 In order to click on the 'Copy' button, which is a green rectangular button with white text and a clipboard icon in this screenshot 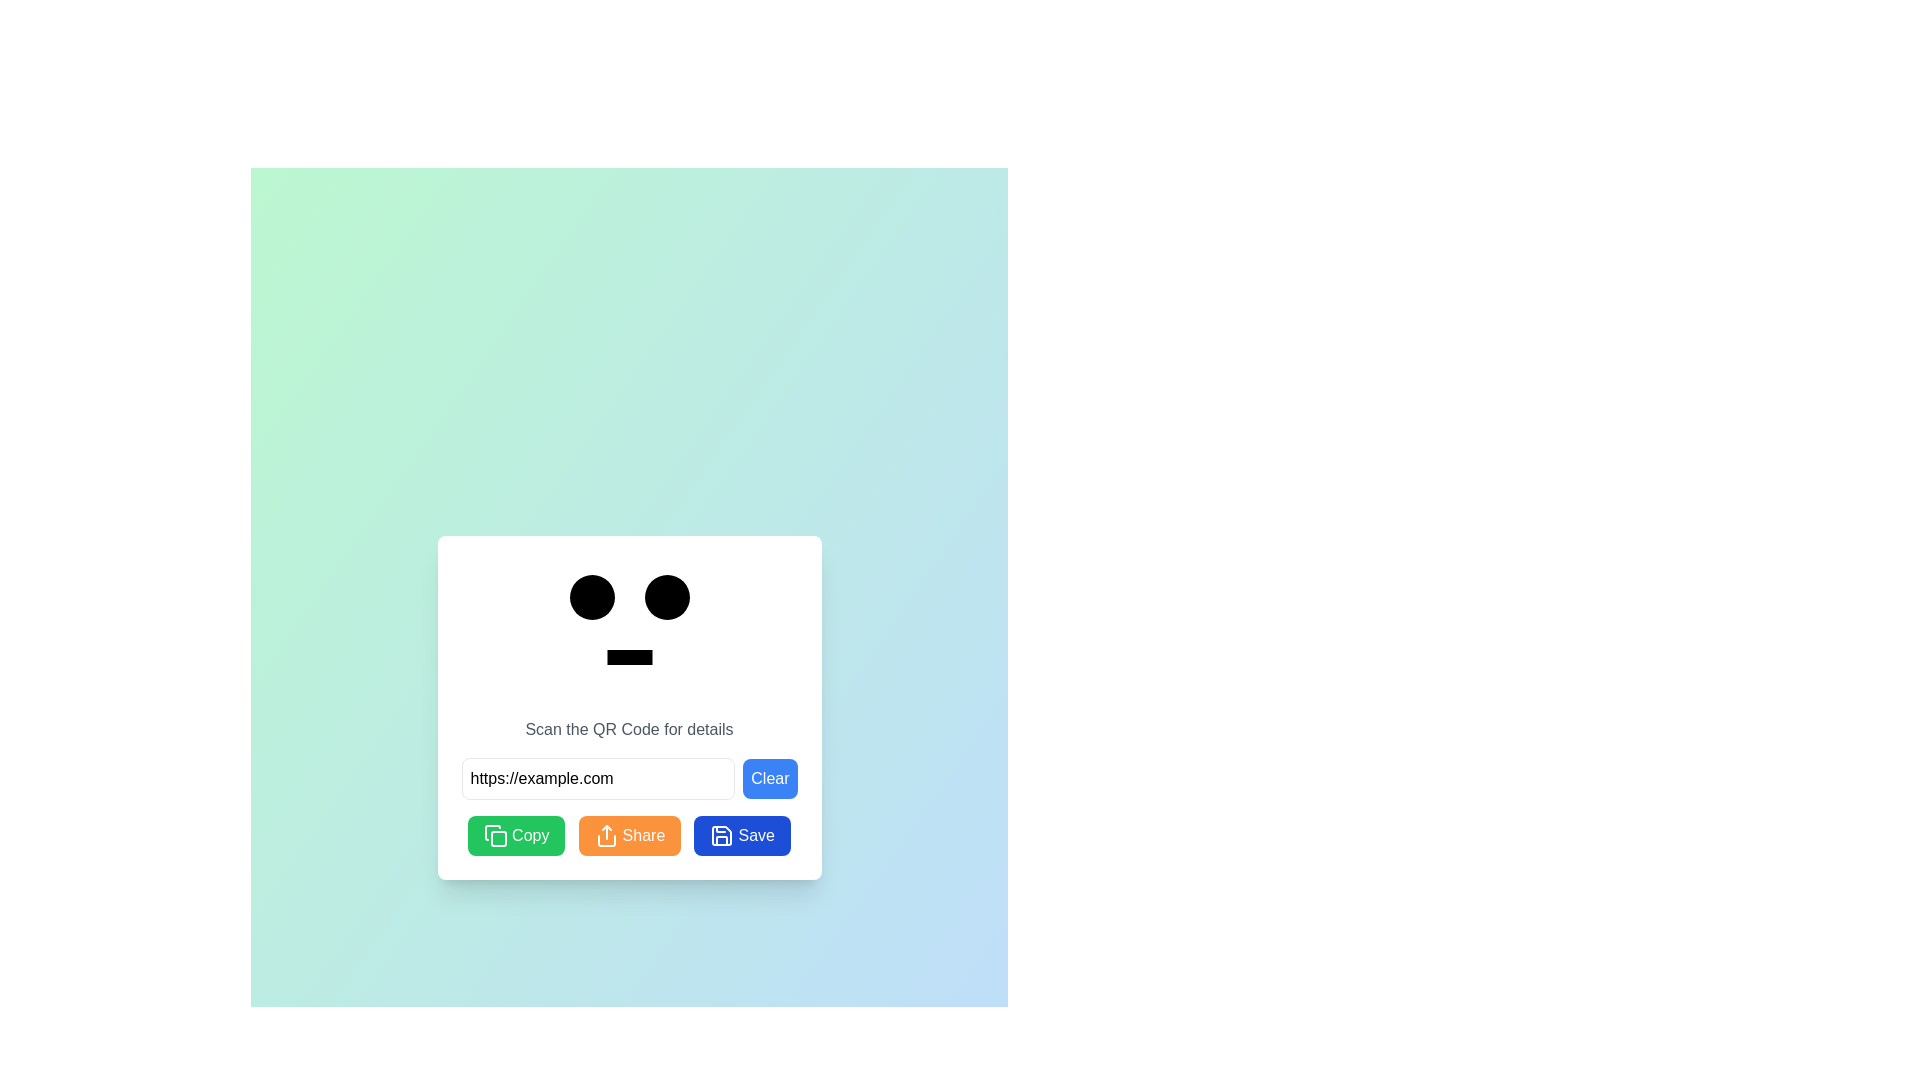, I will do `click(530, 836)`.